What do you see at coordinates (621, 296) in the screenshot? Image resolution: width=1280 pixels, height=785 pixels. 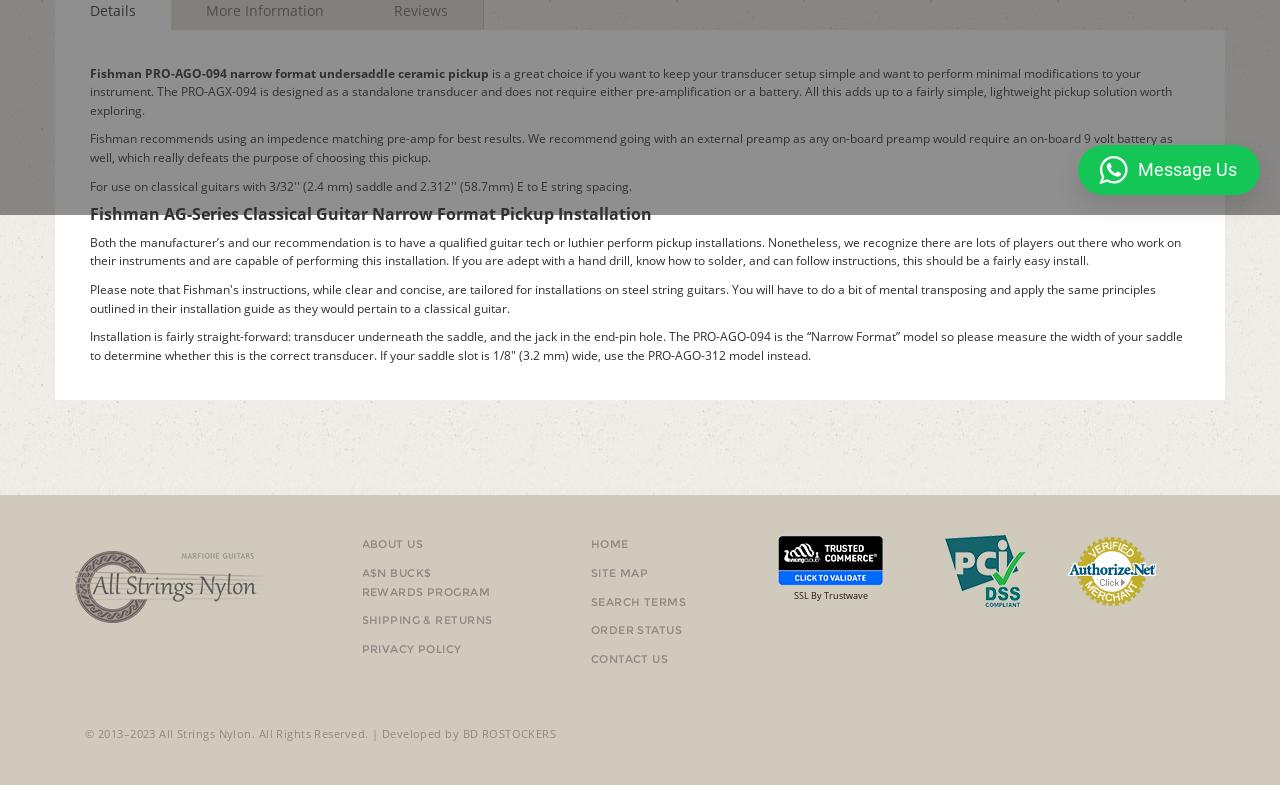 I see `'Please note that Fishman's instructions, while clear and concise, are tailored for installations on steel string guitars. You will have to do a bit of mental transposing and apply the same principles outlined in their installation guide as they would pertain to a classical guitar.'` at bounding box center [621, 296].